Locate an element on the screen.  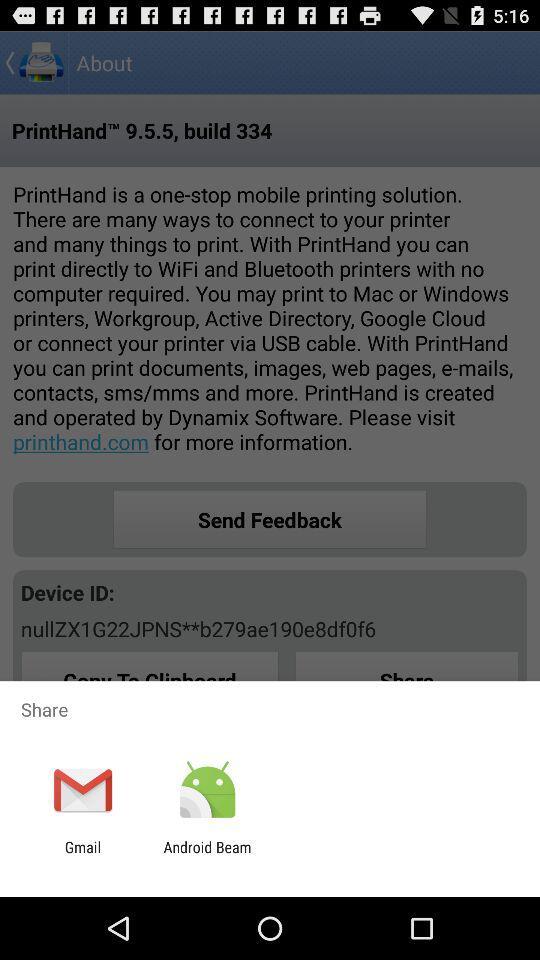
the gmail is located at coordinates (82, 855).